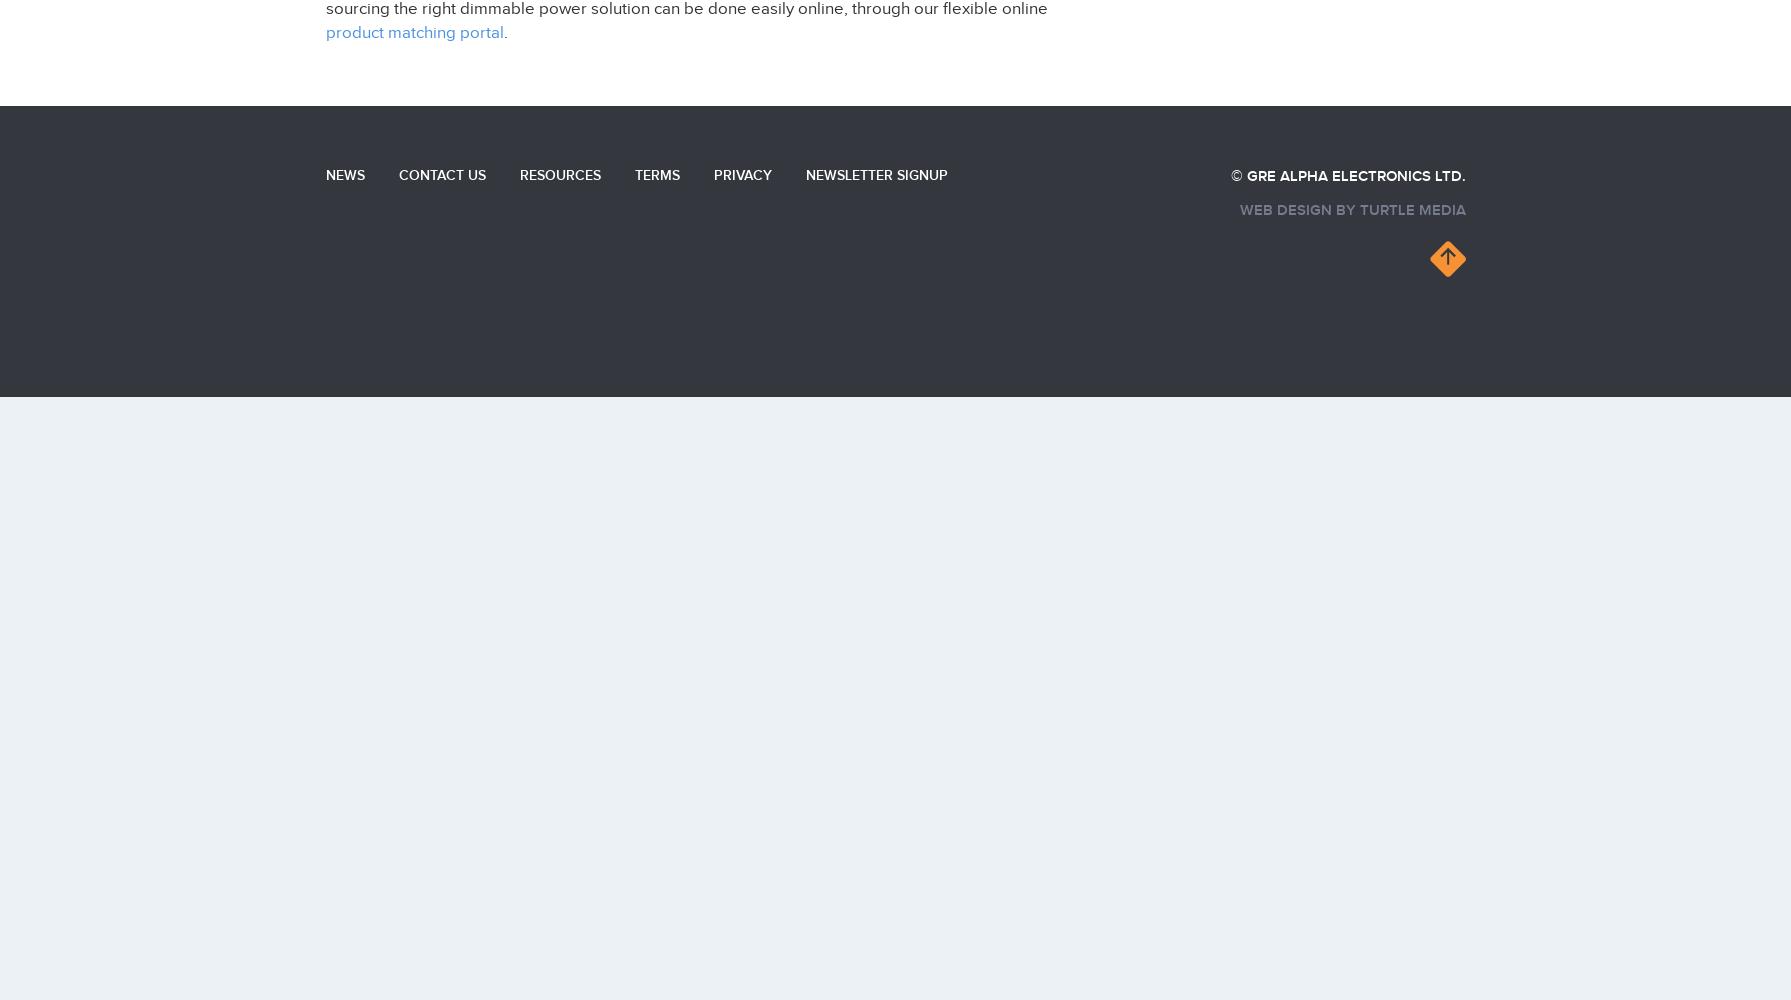 The width and height of the screenshot is (1791, 1000). What do you see at coordinates (559, 174) in the screenshot?
I see `'Resources'` at bounding box center [559, 174].